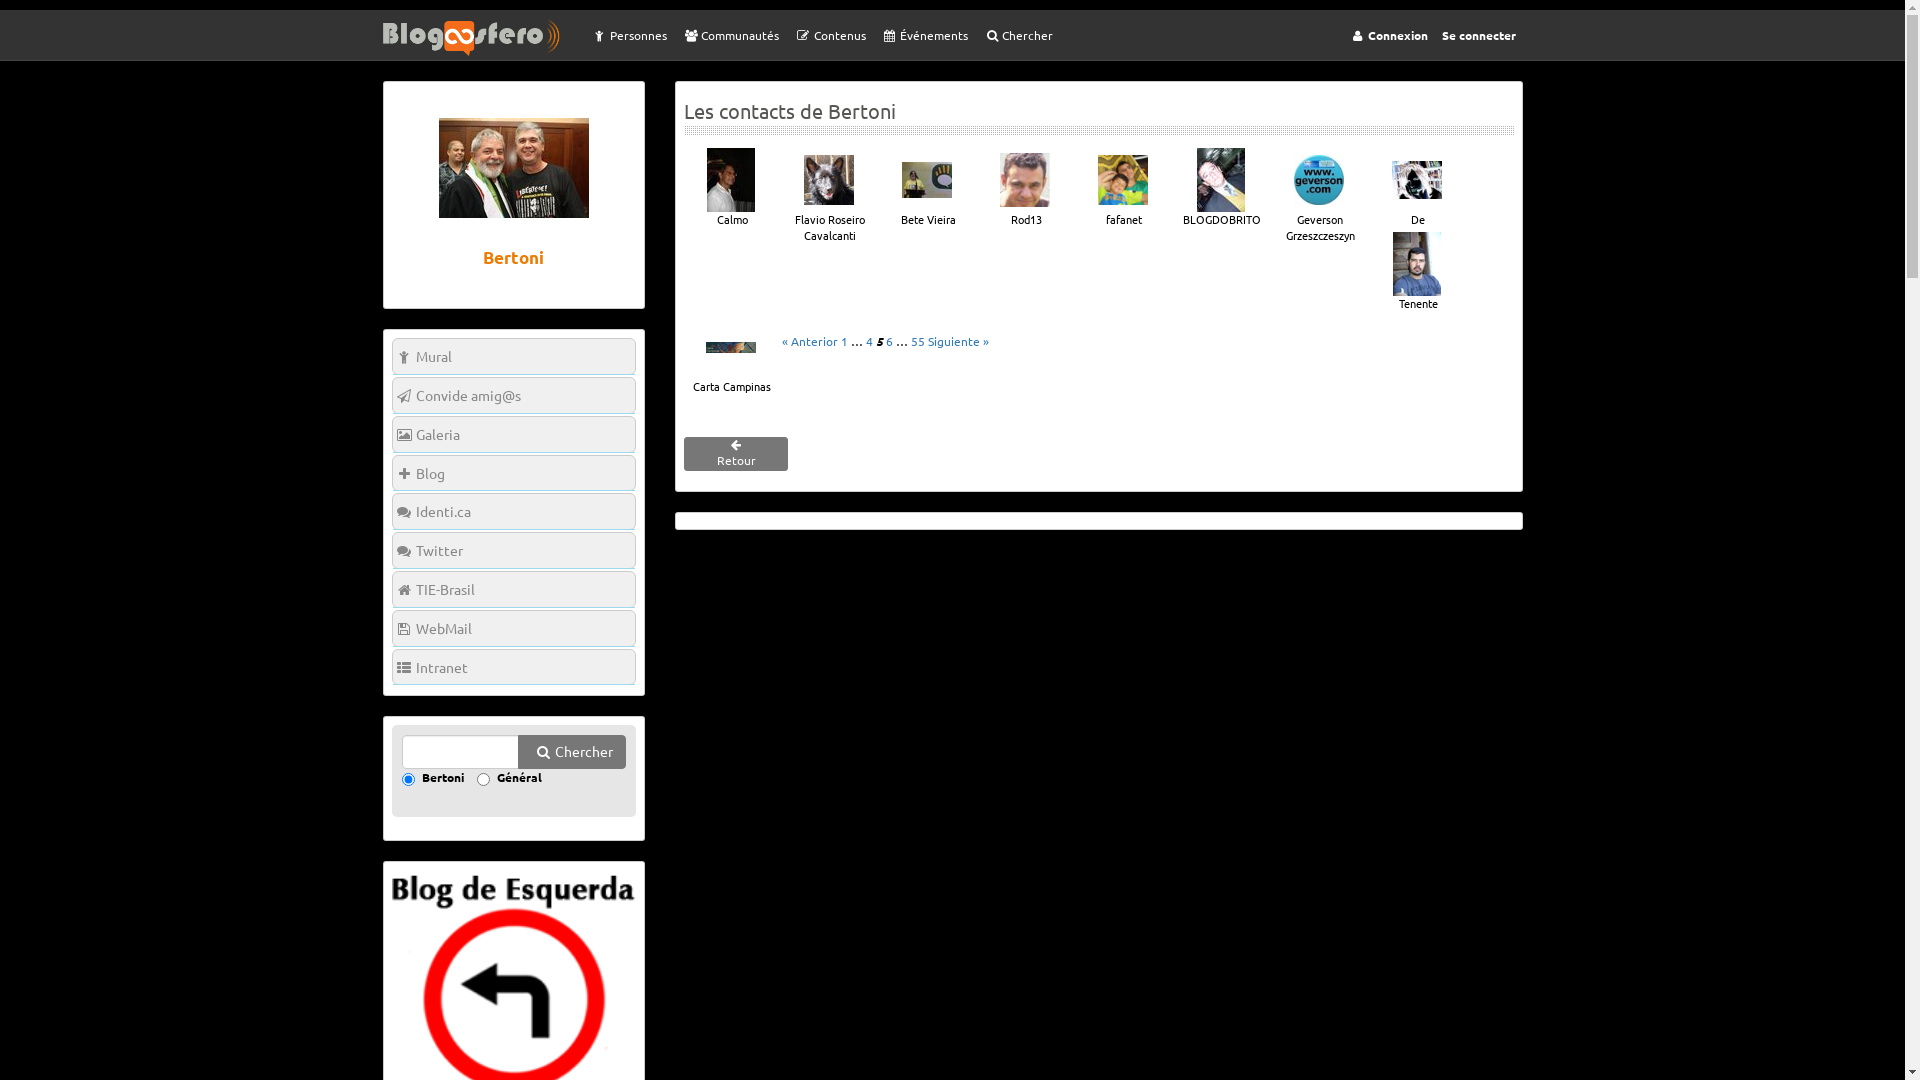  Describe the element at coordinates (925, 188) in the screenshot. I see `'Bete Vieira'` at that location.